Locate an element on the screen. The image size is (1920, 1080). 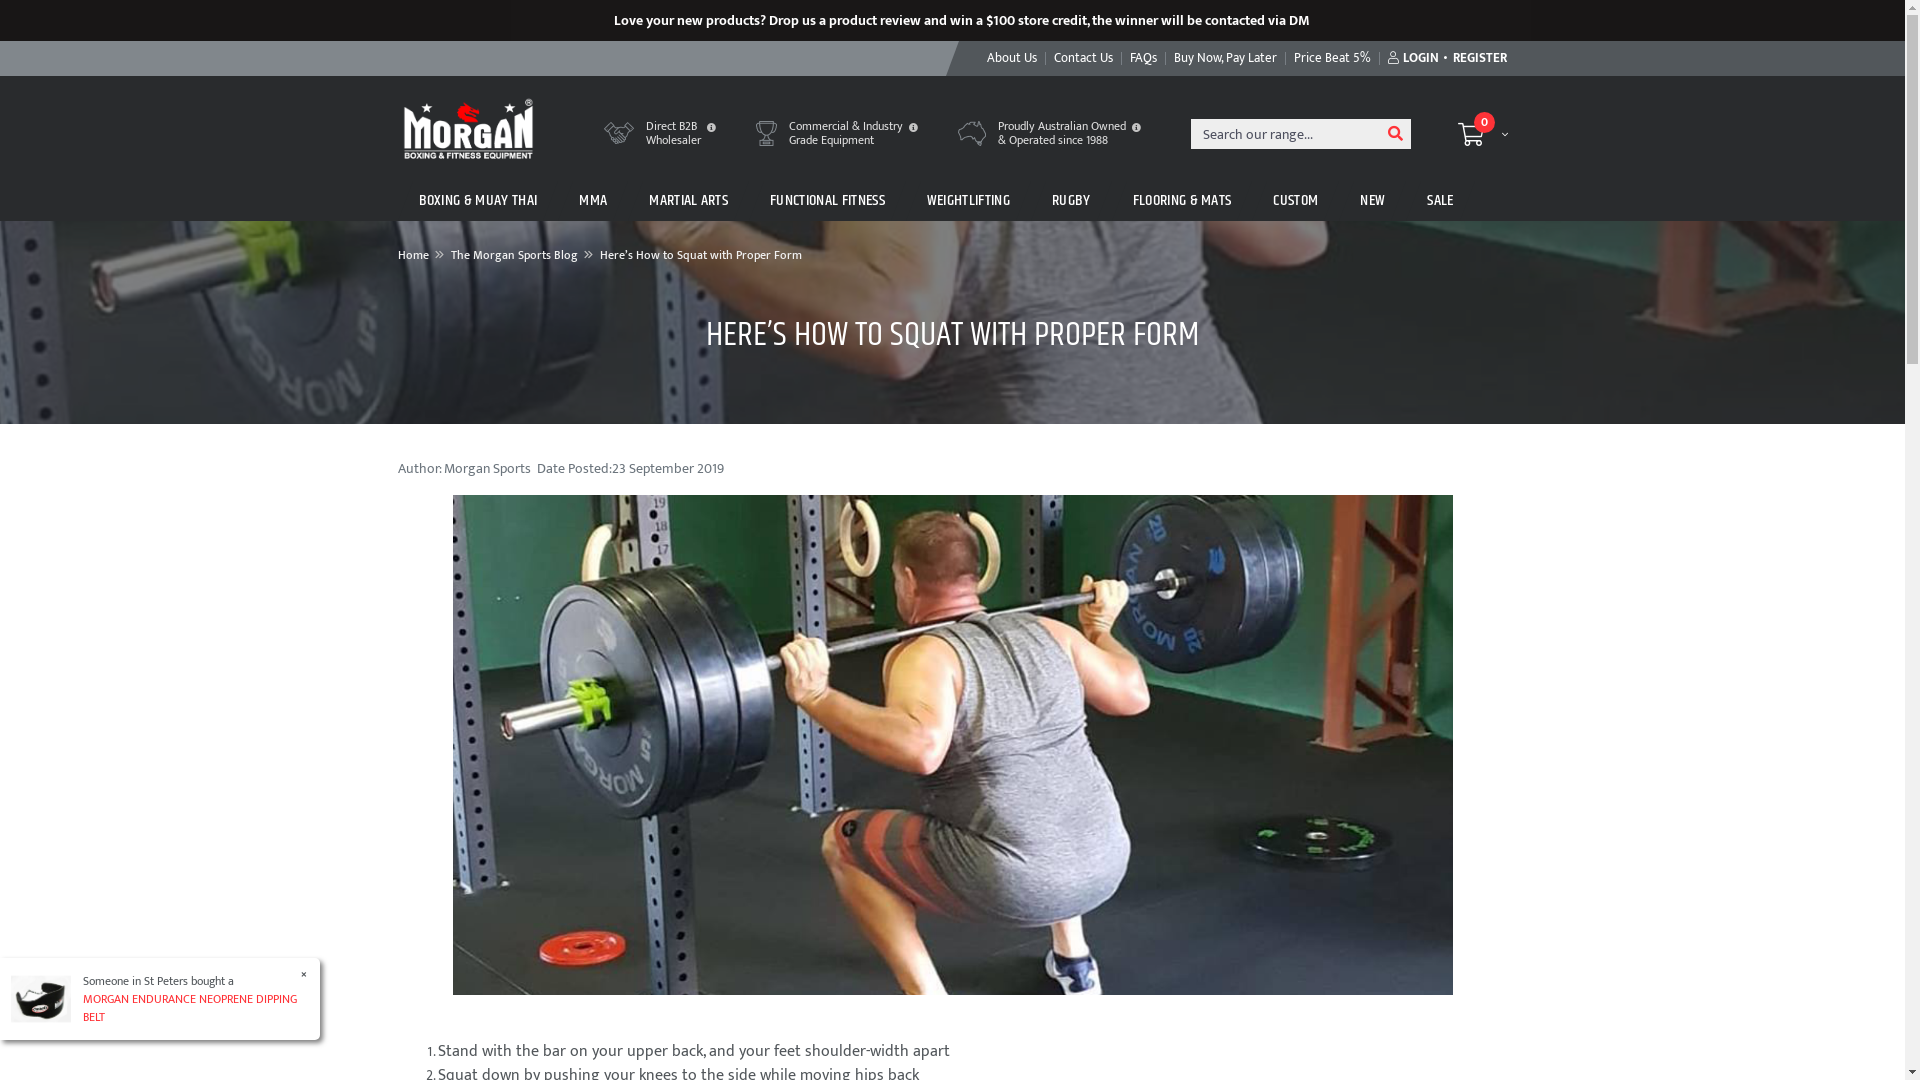
'Contact Us' is located at coordinates (1082, 57).